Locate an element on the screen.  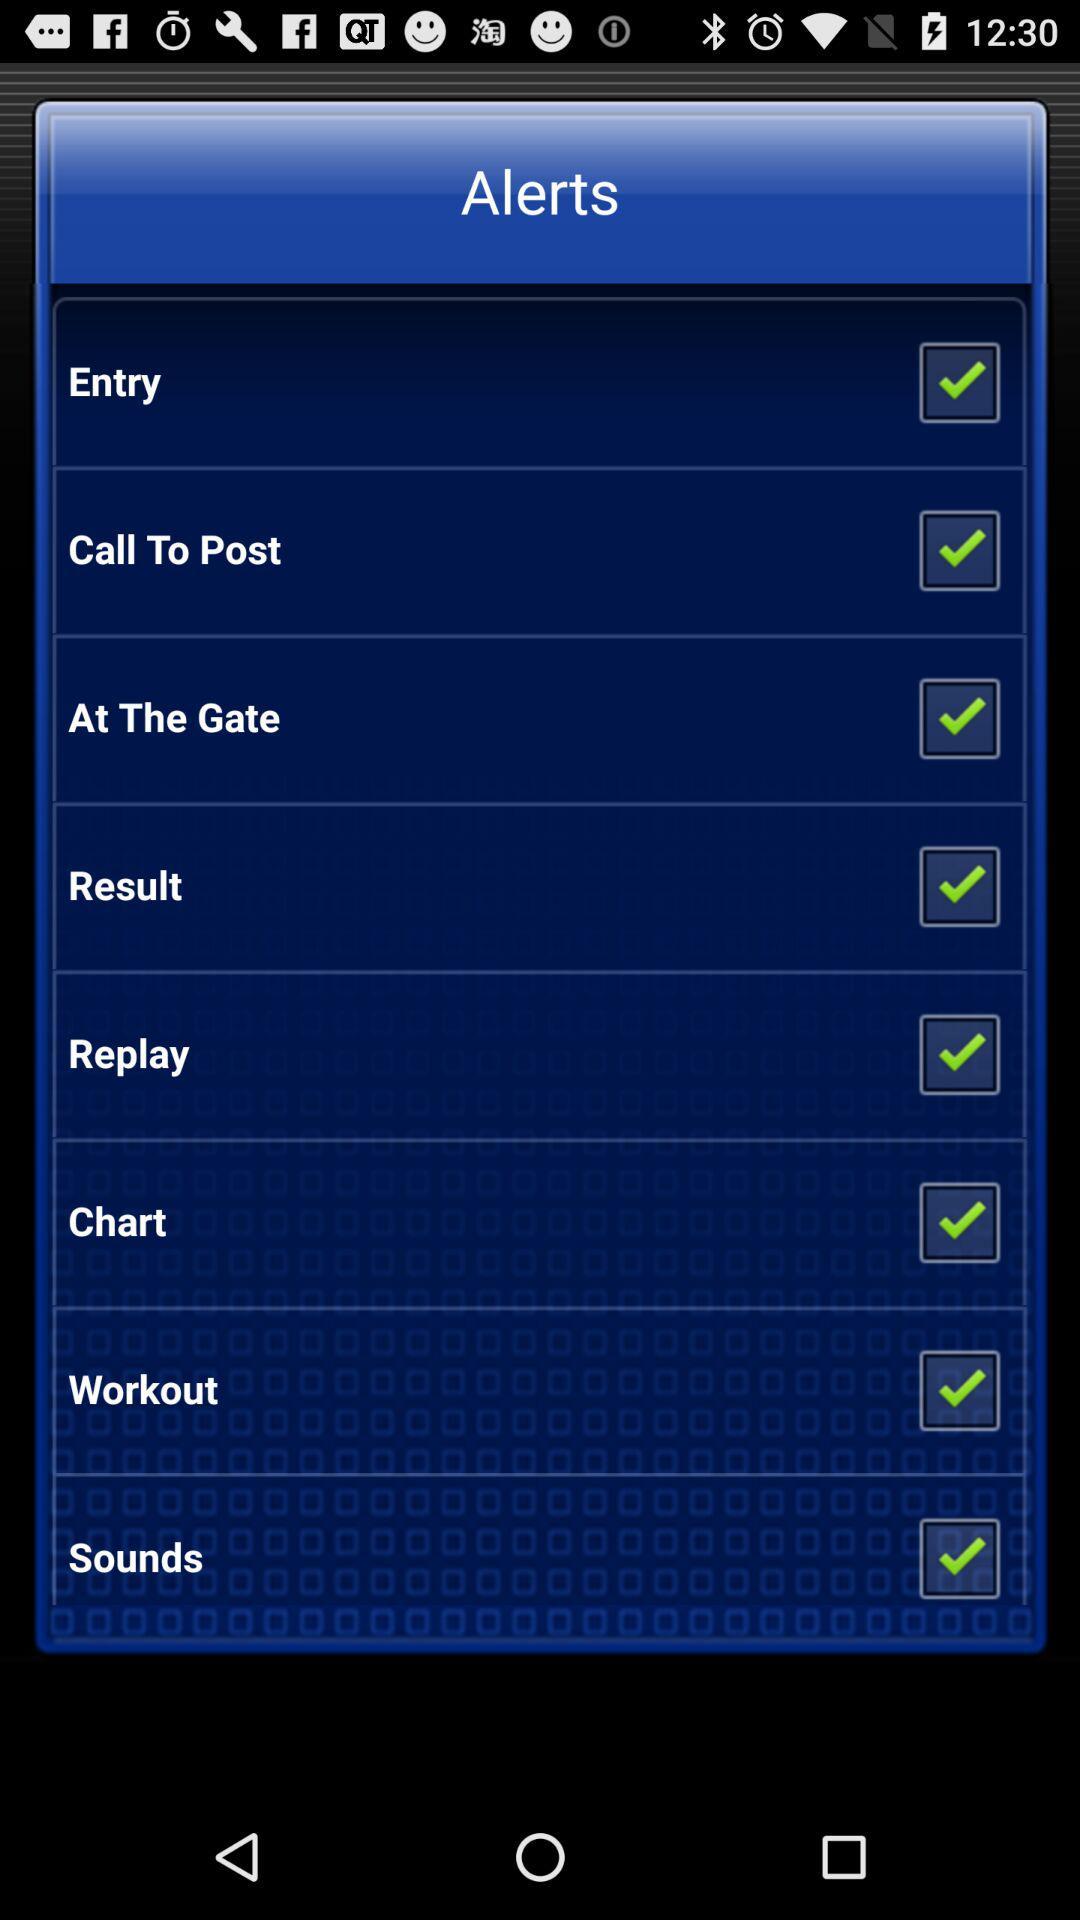
option is located at coordinates (957, 1051).